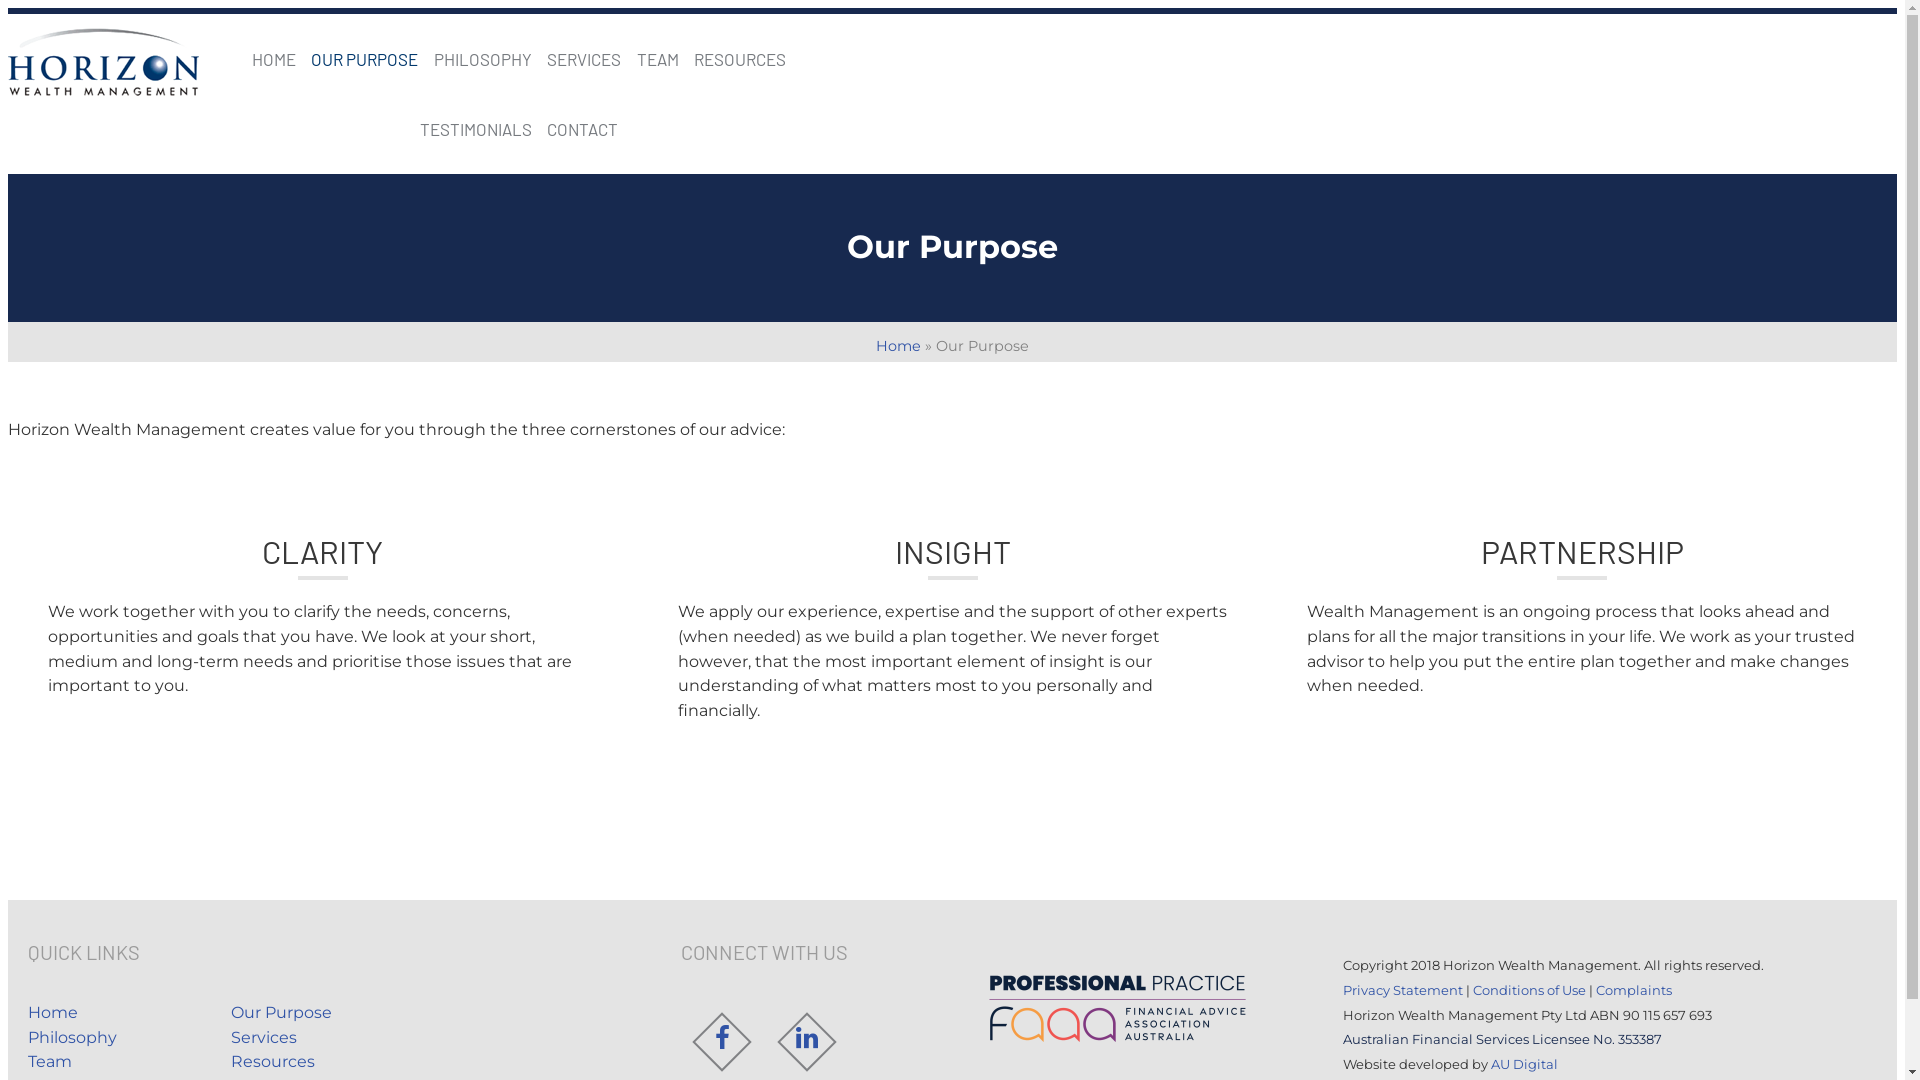  Describe the element at coordinates (1523, 1063) in the screenshot. I see `'AU Digital'` at that location.